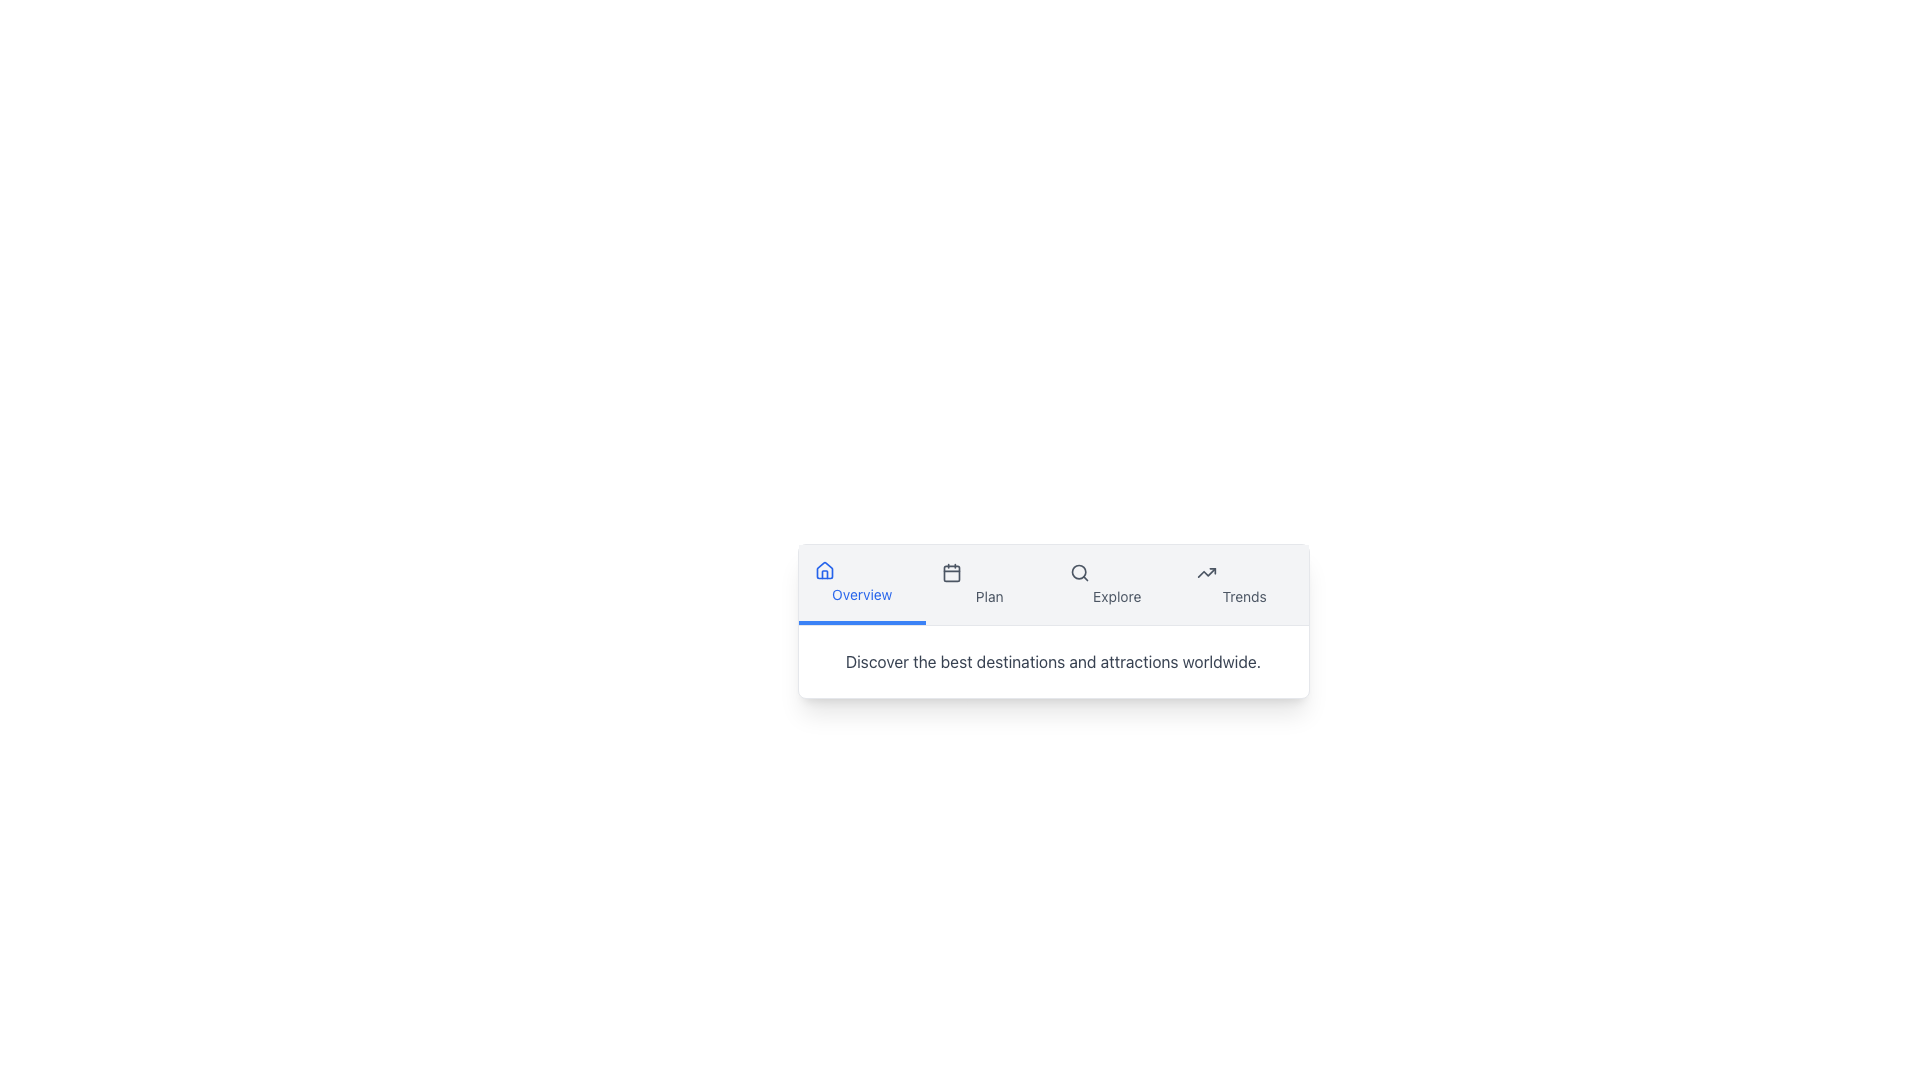  Describe the element at coordinates (1078, 573) in the screenshot. I see `the magnifying glass icon located in the navigation bar above the 'Explore' text label` at that location.